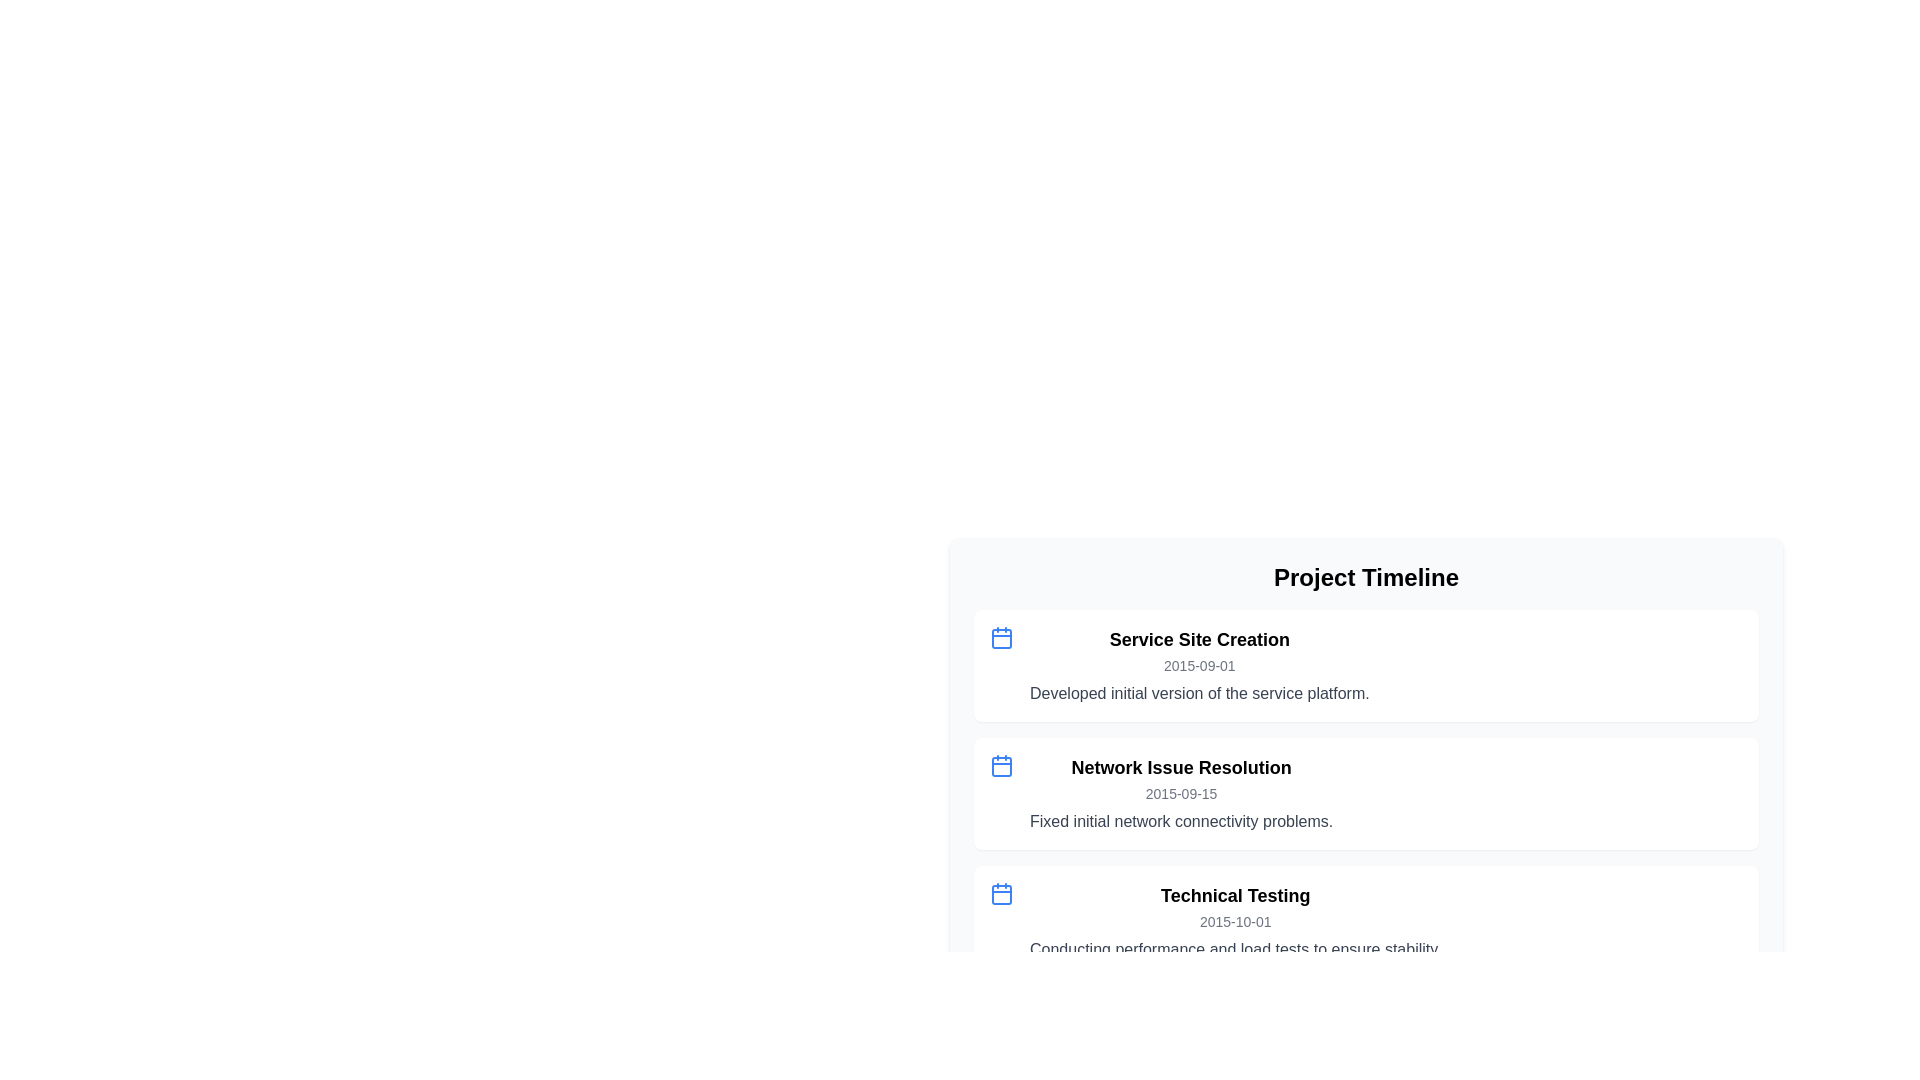 Image resolution: width=1920 pixels, height=1080 pixels. Describe the element at coordinates (1234, 948) in the screenshot. I see `text label displaying 'Conducting performance and load tests to ensure stability.' located under the 'Technical Testing' section in the 'Project Timeline' interface` at that location.